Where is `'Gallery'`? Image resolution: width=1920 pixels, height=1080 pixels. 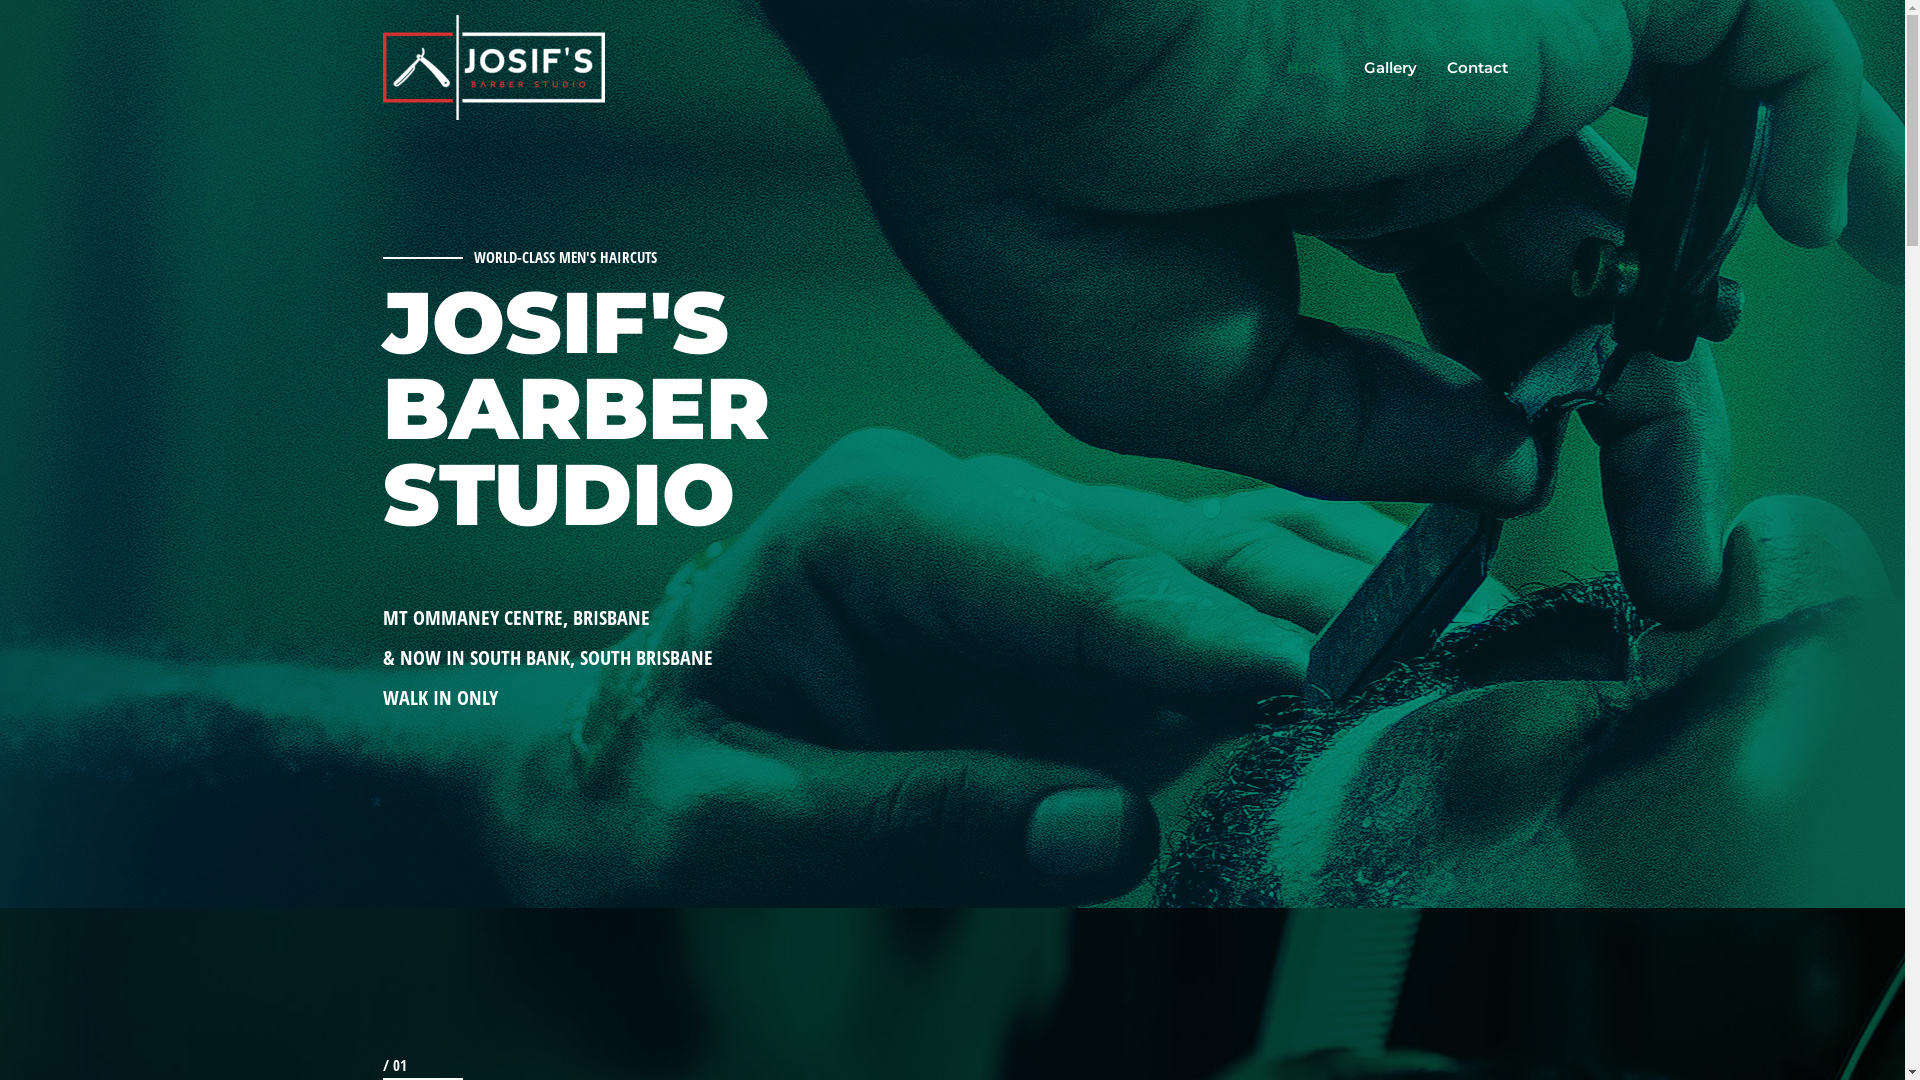 'Gallery' is located at coordinates (1388, 67).